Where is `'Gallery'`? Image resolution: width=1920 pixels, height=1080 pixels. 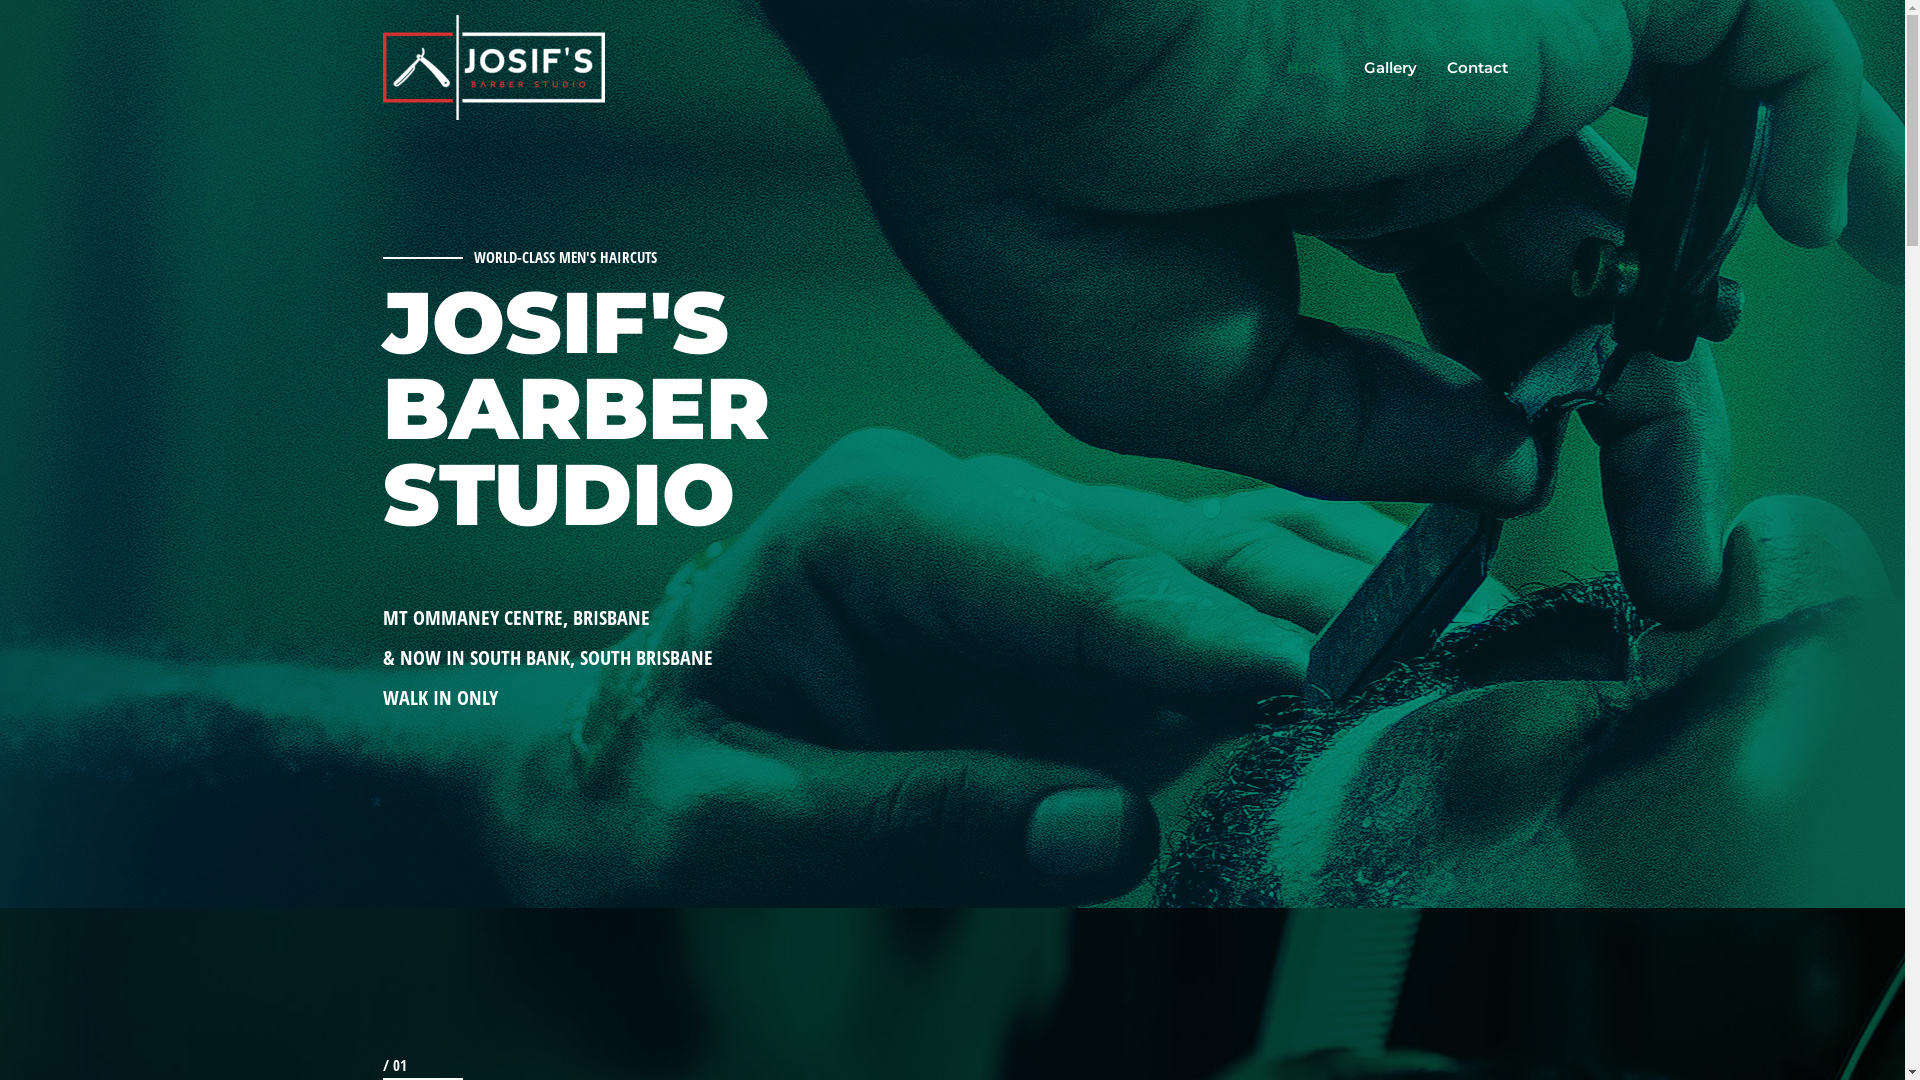 'Gallery' is located at coordinates (1388, 67).